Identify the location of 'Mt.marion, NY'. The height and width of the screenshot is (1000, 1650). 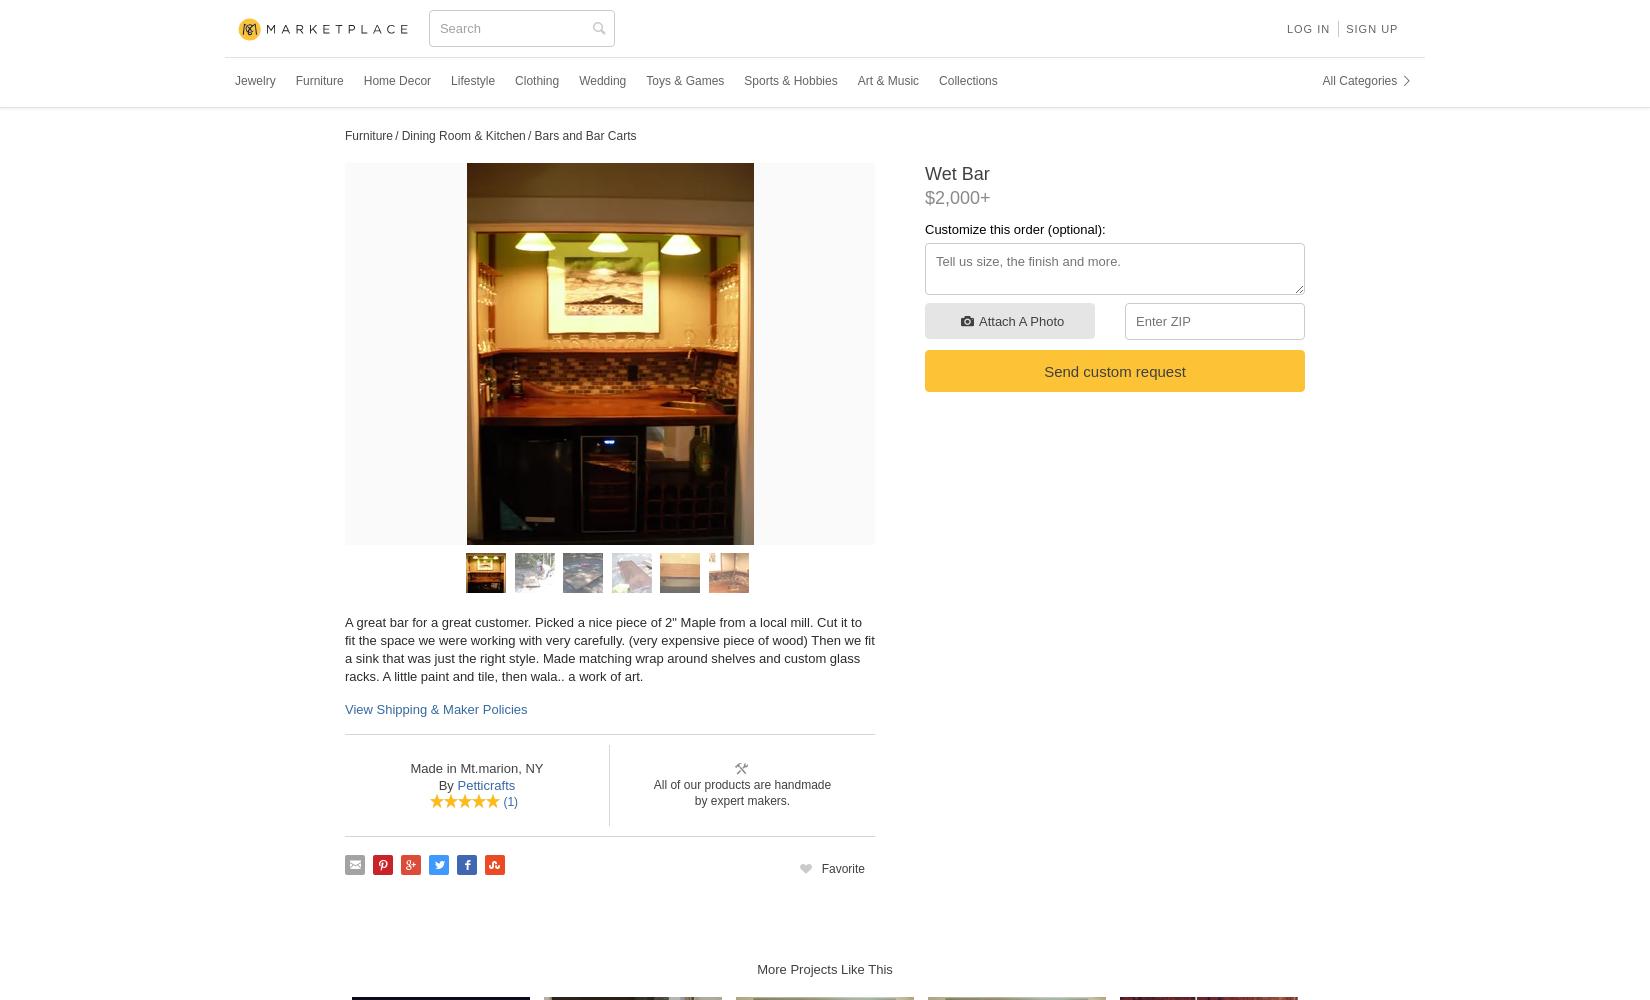
(498, 767).